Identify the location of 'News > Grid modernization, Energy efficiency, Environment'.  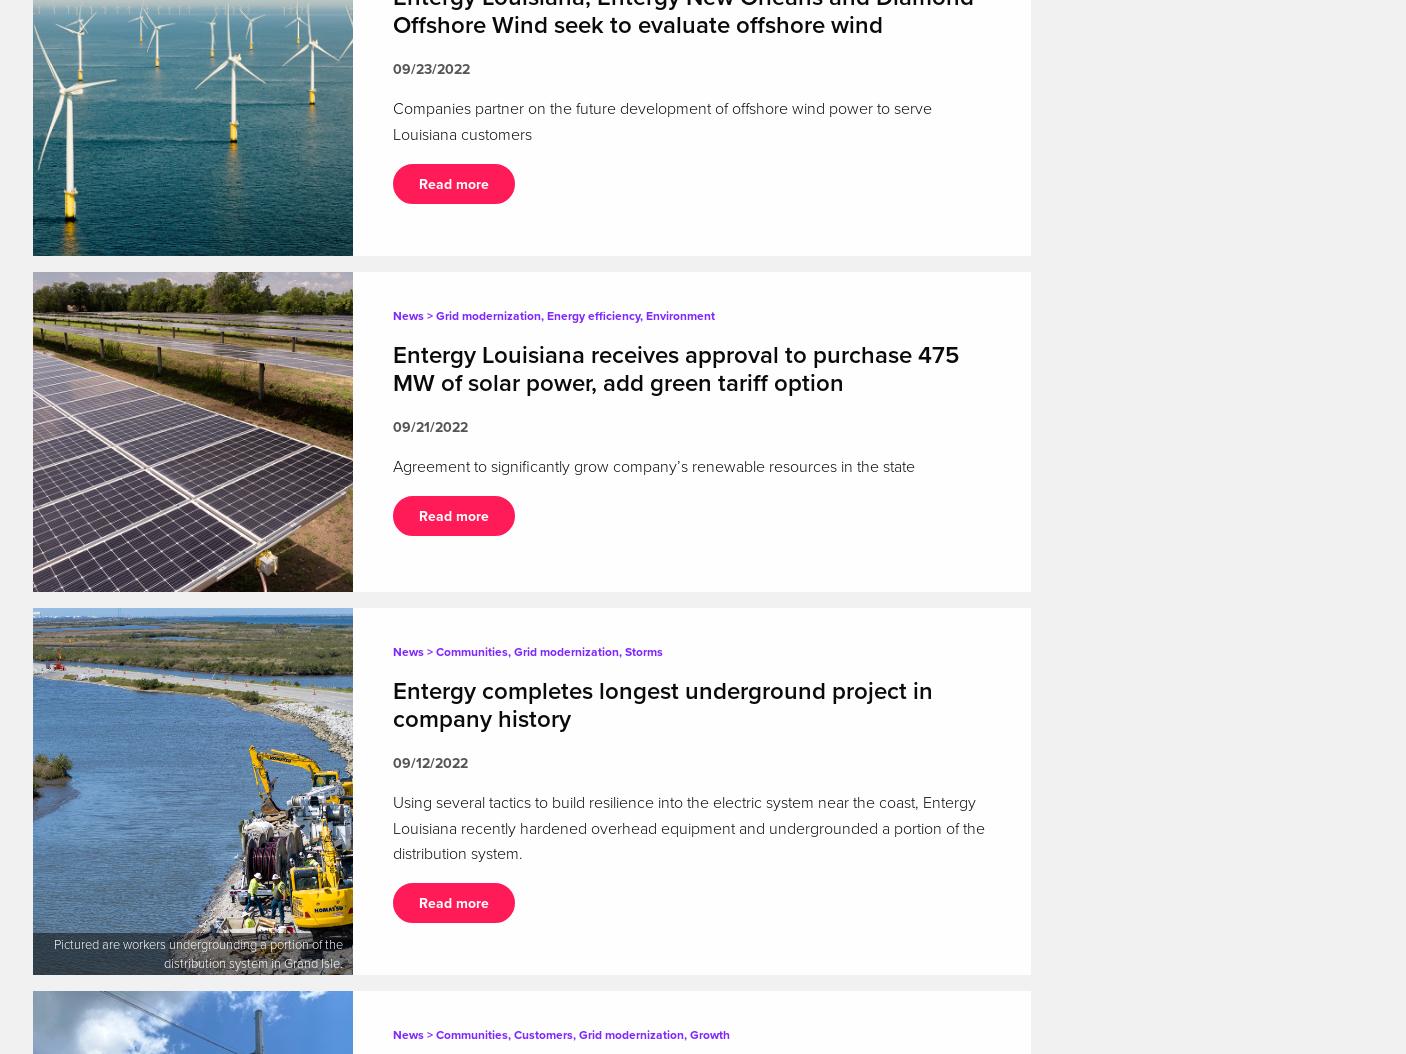
(392, 314).